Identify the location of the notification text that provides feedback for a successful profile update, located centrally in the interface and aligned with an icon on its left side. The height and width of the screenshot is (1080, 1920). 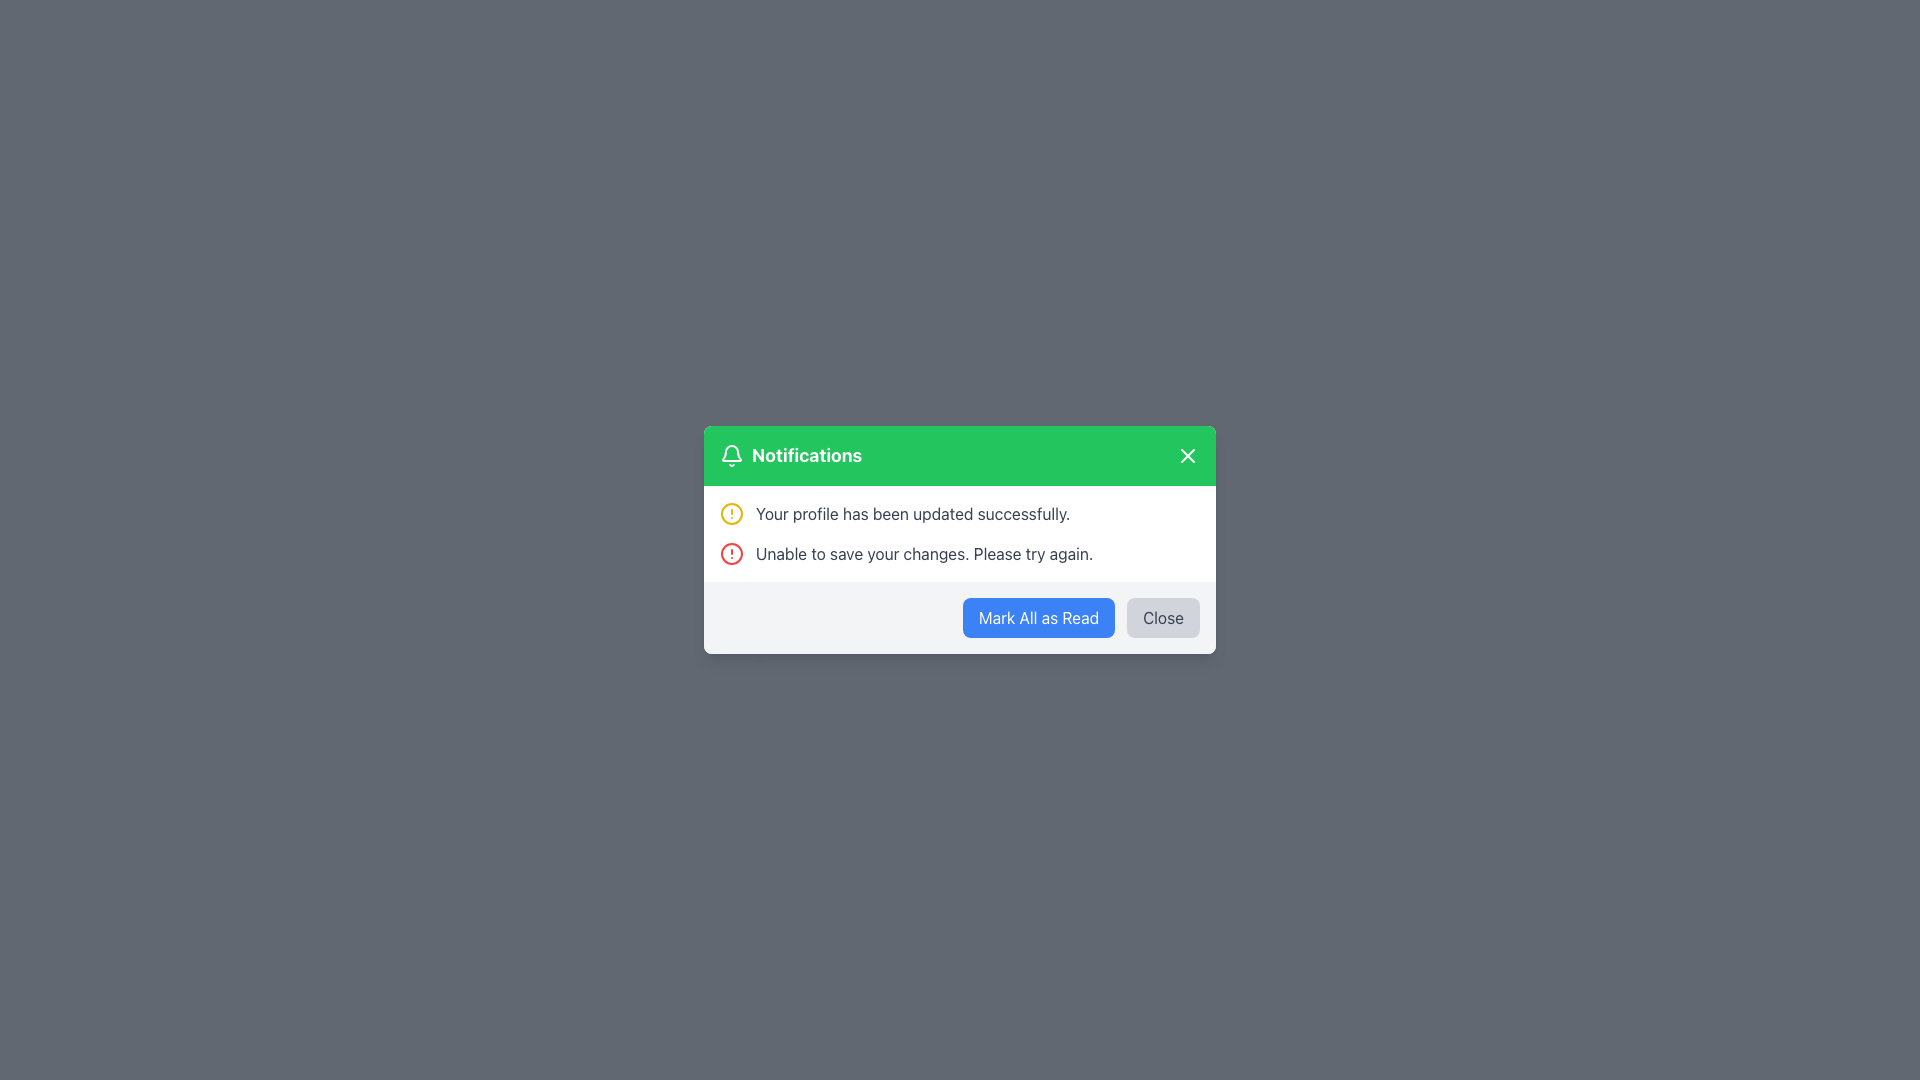
(912, 512).